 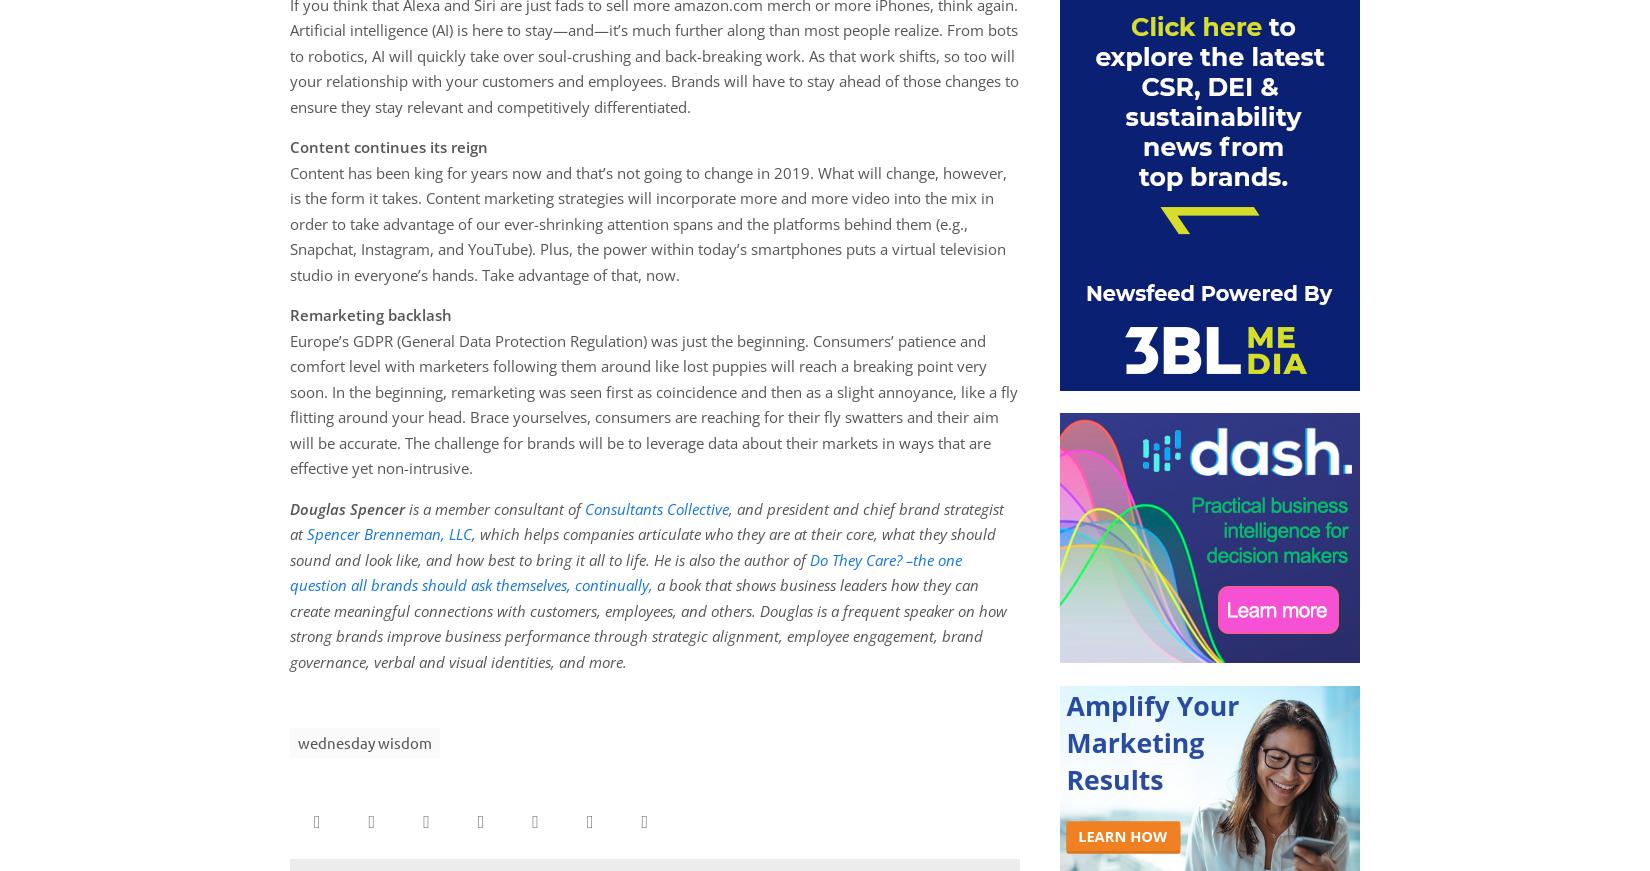 What do you see at coordinates (653, 402) in the screenshot?
I see `'Europe’s GDPR (General Data Protection Regulation) was just the beginning. Consumers’ patience and comfort level with marketers following them around like lost puppies will reach a breaking point very soon. In the beginning, remarketing was seen first as coincidence and then as a slight annoyance, like a fly flitting around your head. Brace yourselves, consumers are reaching for their fly swatters and their aim will be accurate. The challenge for brands will be to leverage data about their markets in ways that are effective yet non-intrusive.'` at bounding box center [653, 402].